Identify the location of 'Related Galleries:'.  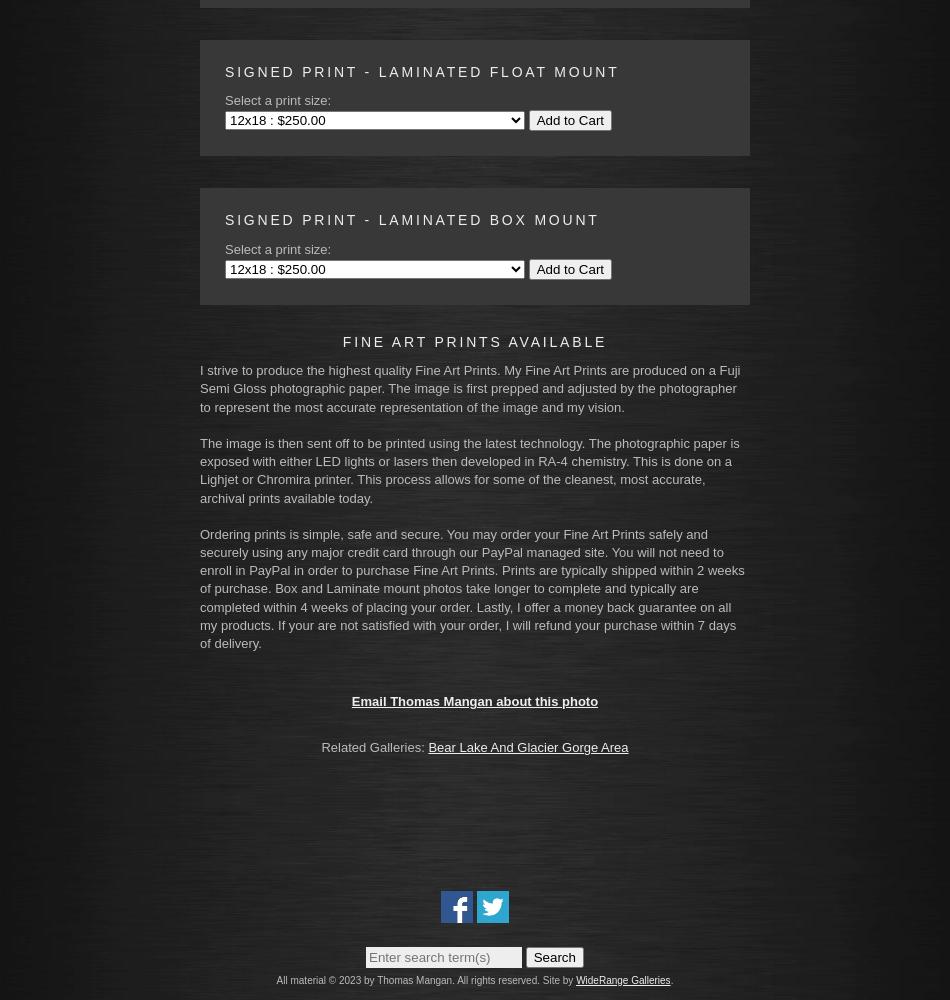
(320, 746).